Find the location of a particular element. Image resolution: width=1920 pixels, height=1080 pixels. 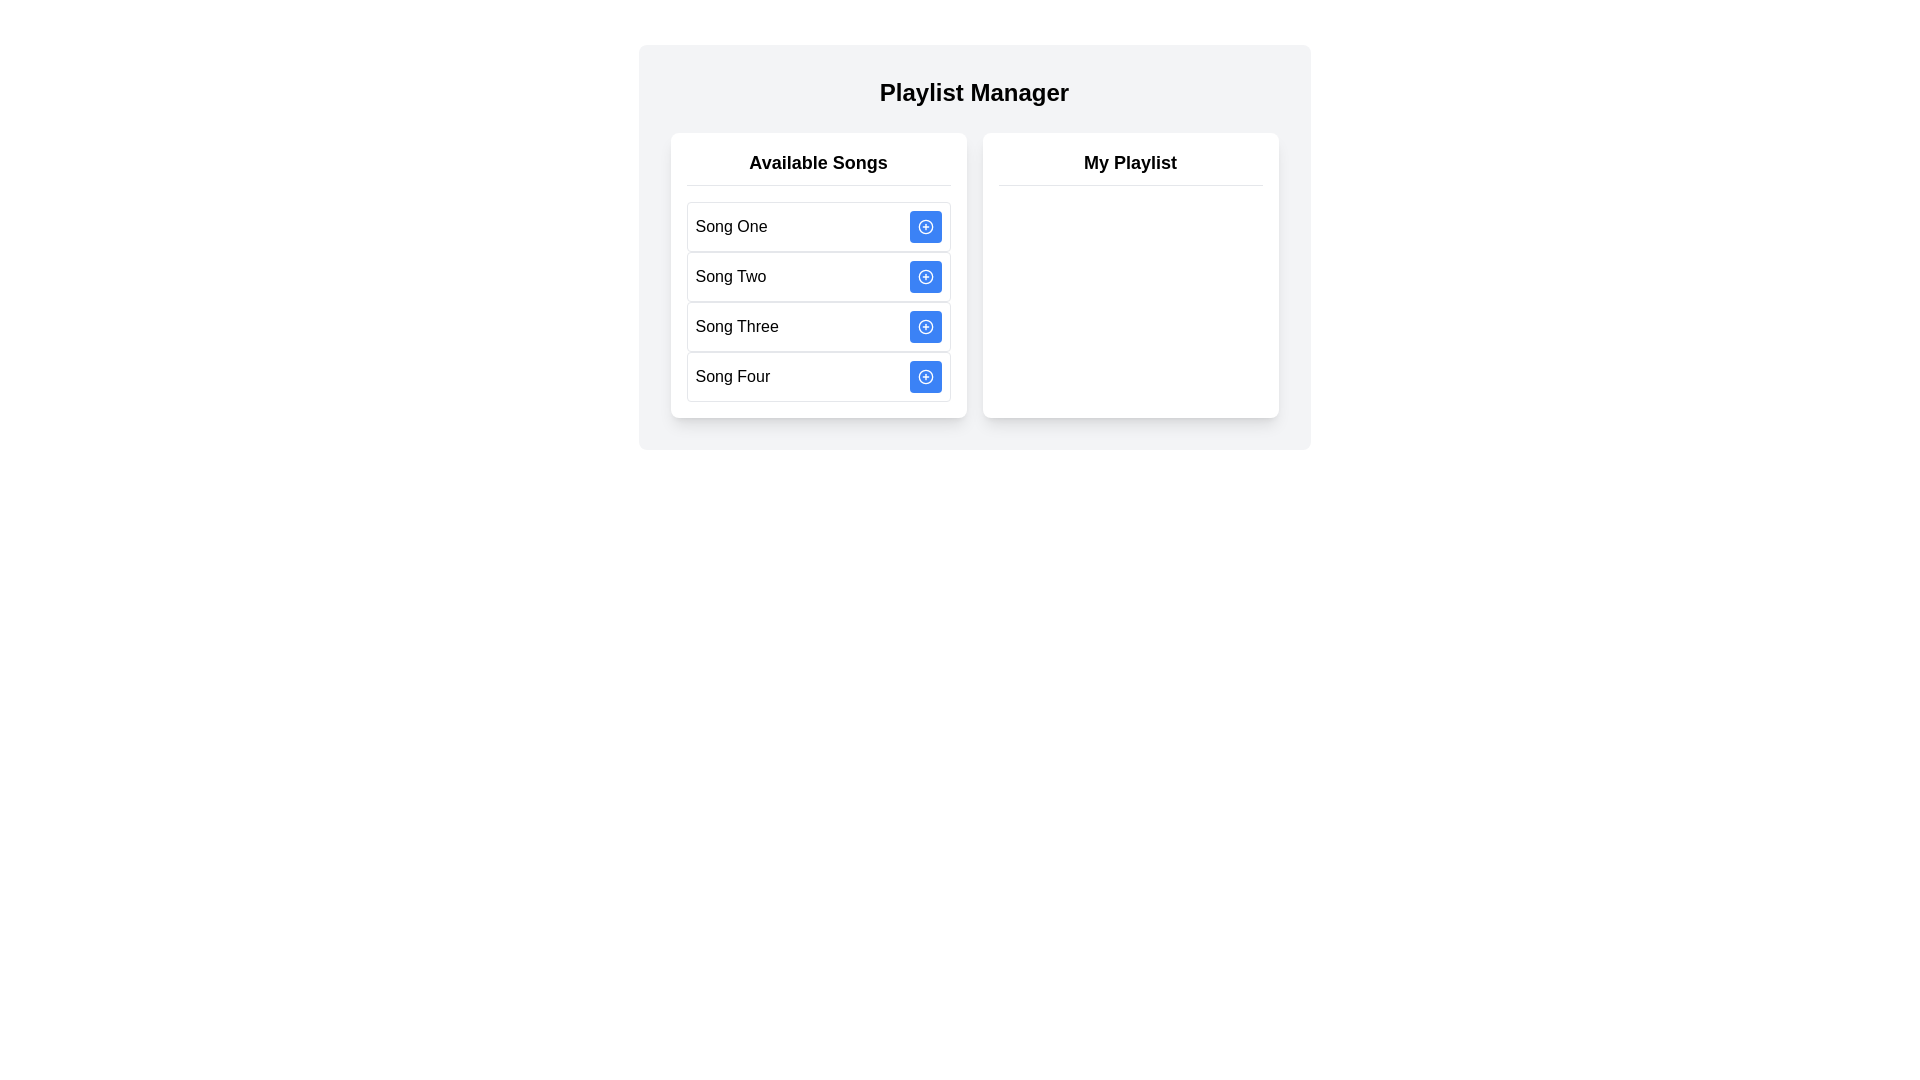

the 'Available Songs' section to analyze its contents is located at coordinates (818, 275).